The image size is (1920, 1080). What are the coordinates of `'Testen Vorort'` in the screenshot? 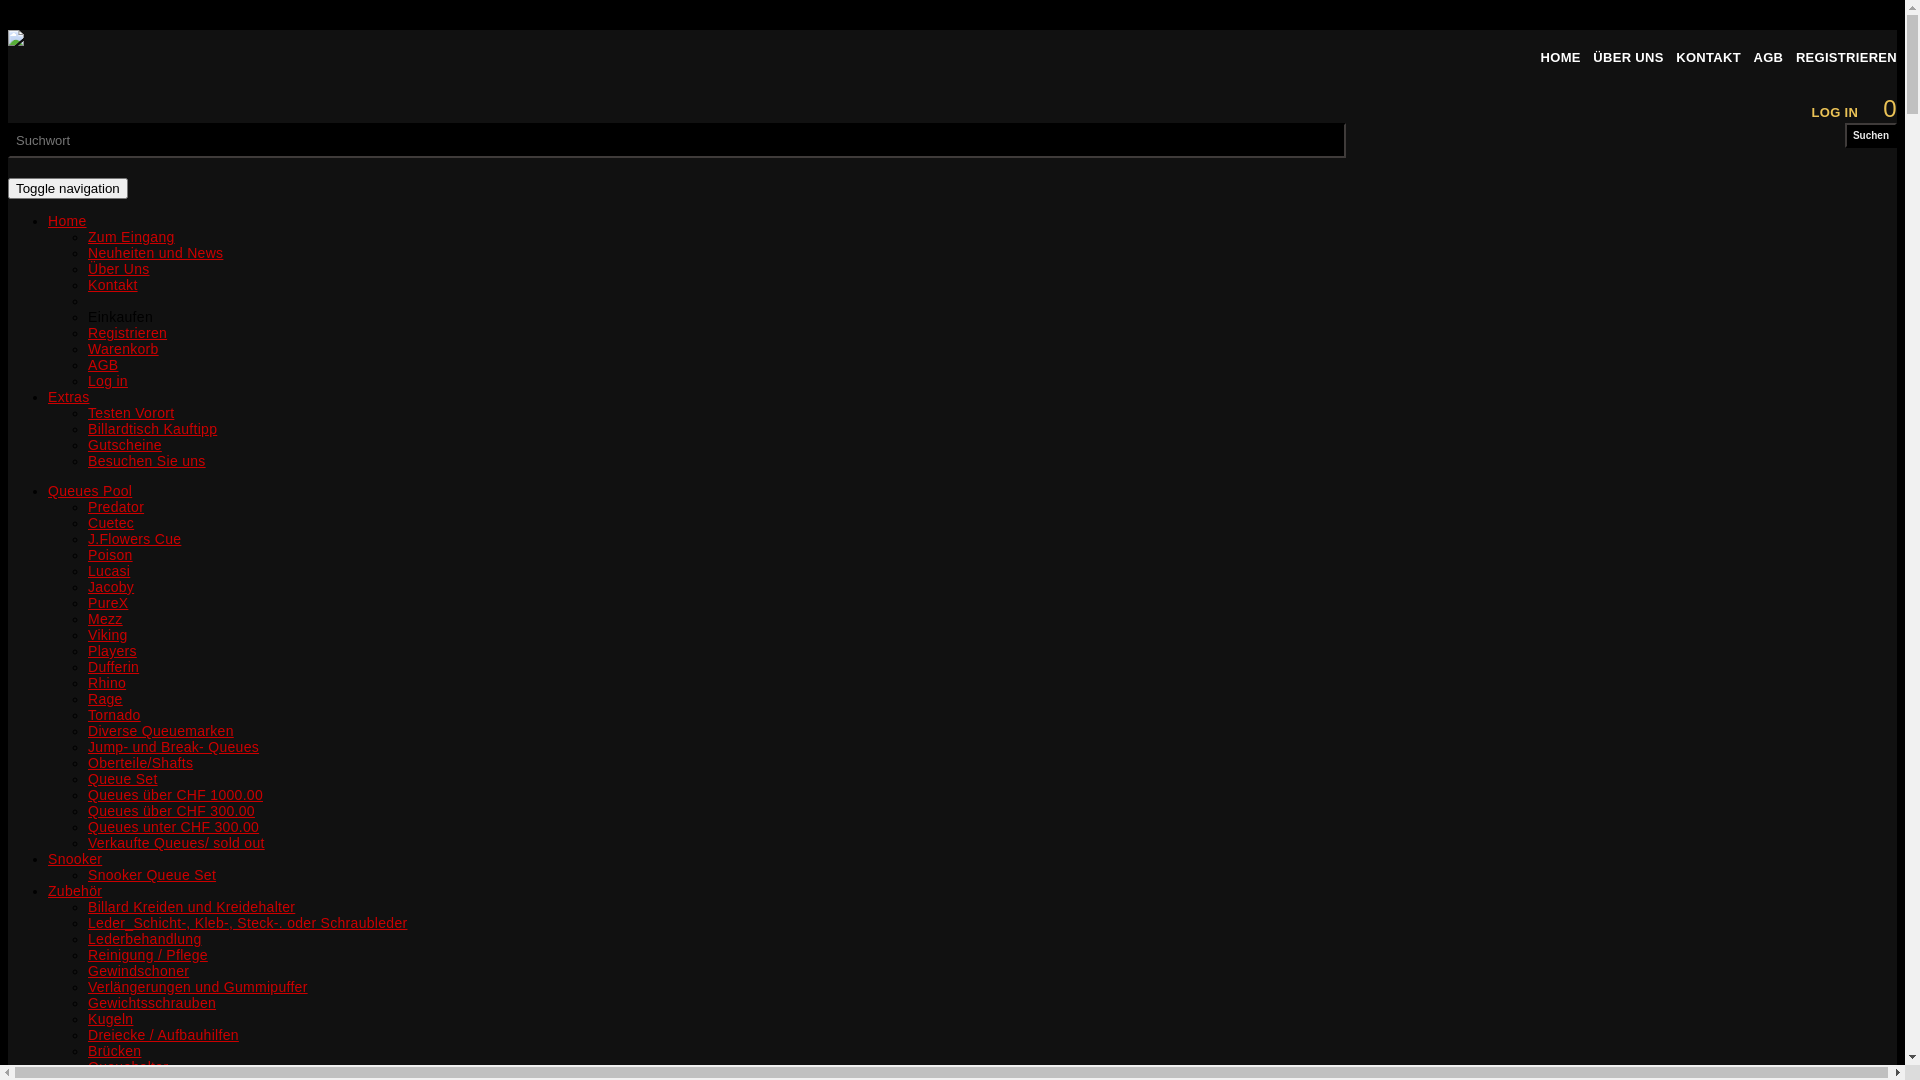 It's located at (129, 411).